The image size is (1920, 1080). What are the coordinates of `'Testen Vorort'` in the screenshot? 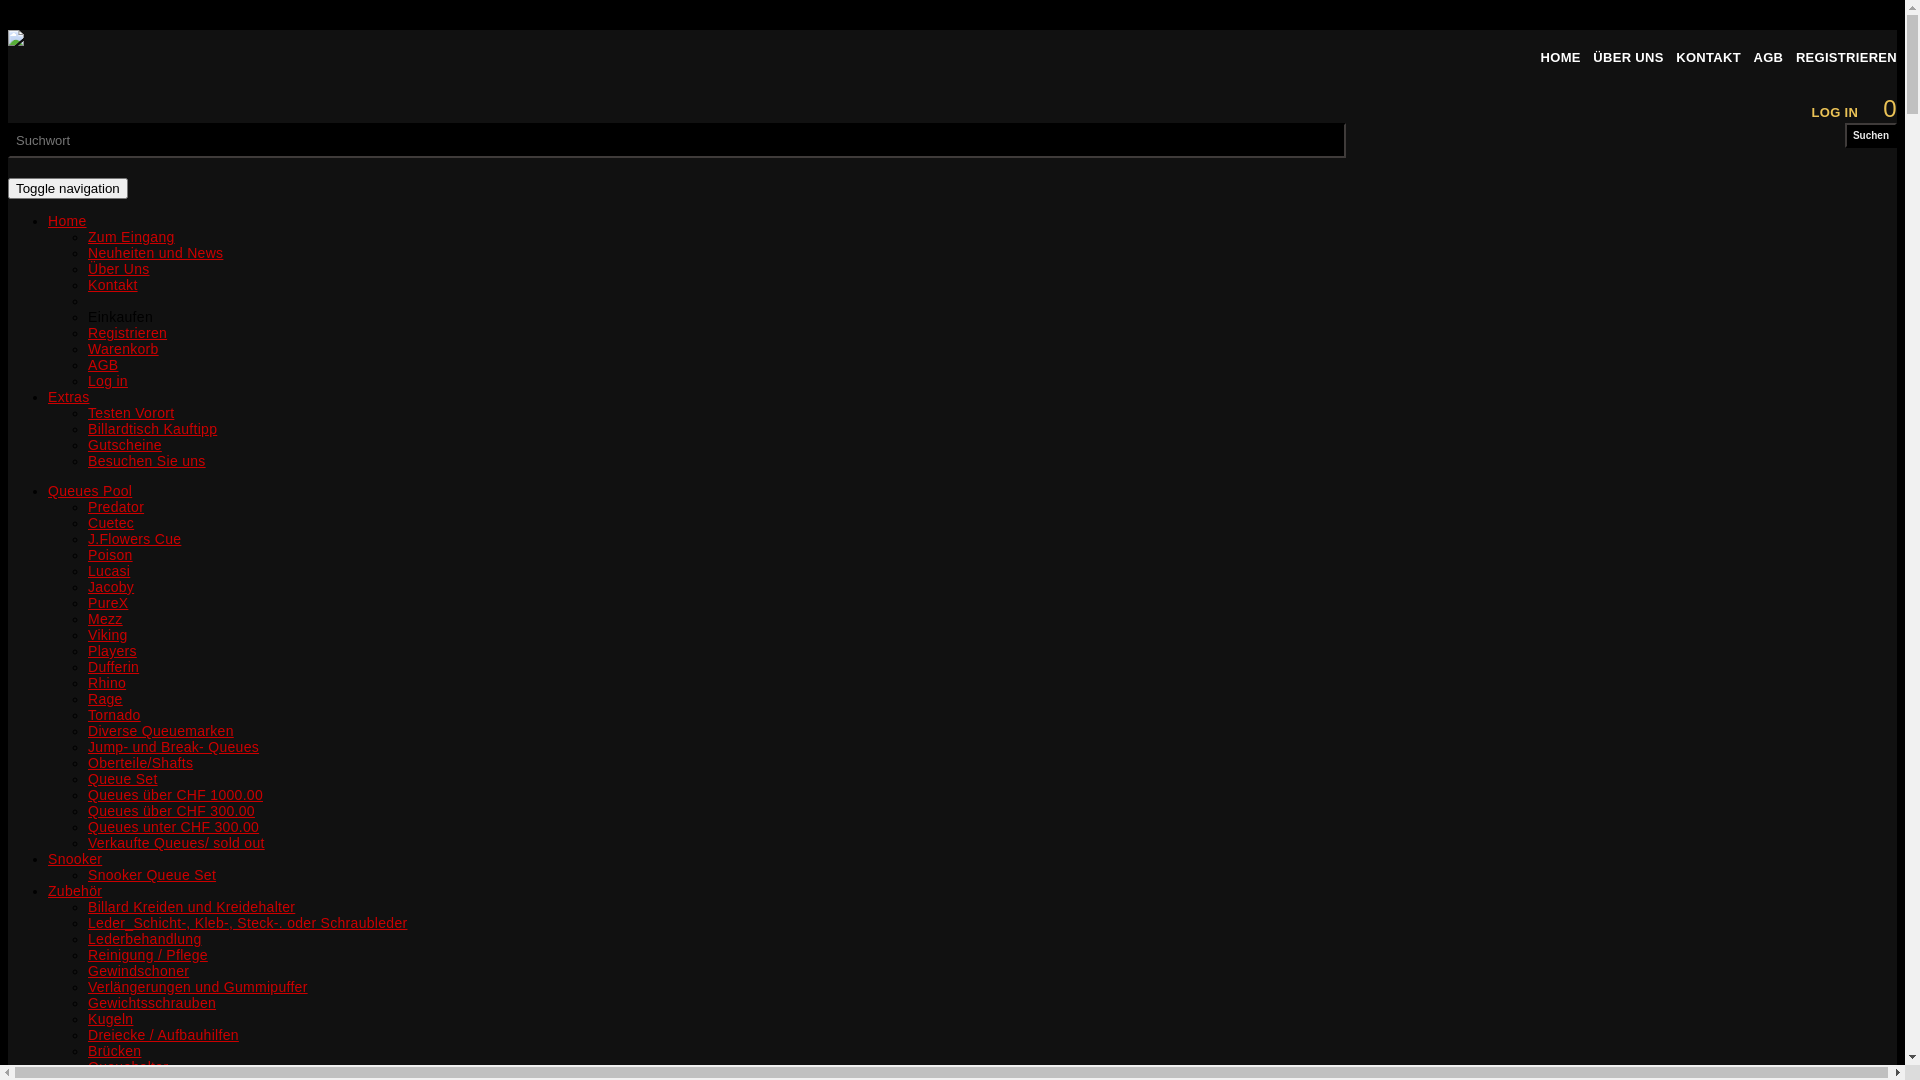 It's located at (129, 411).